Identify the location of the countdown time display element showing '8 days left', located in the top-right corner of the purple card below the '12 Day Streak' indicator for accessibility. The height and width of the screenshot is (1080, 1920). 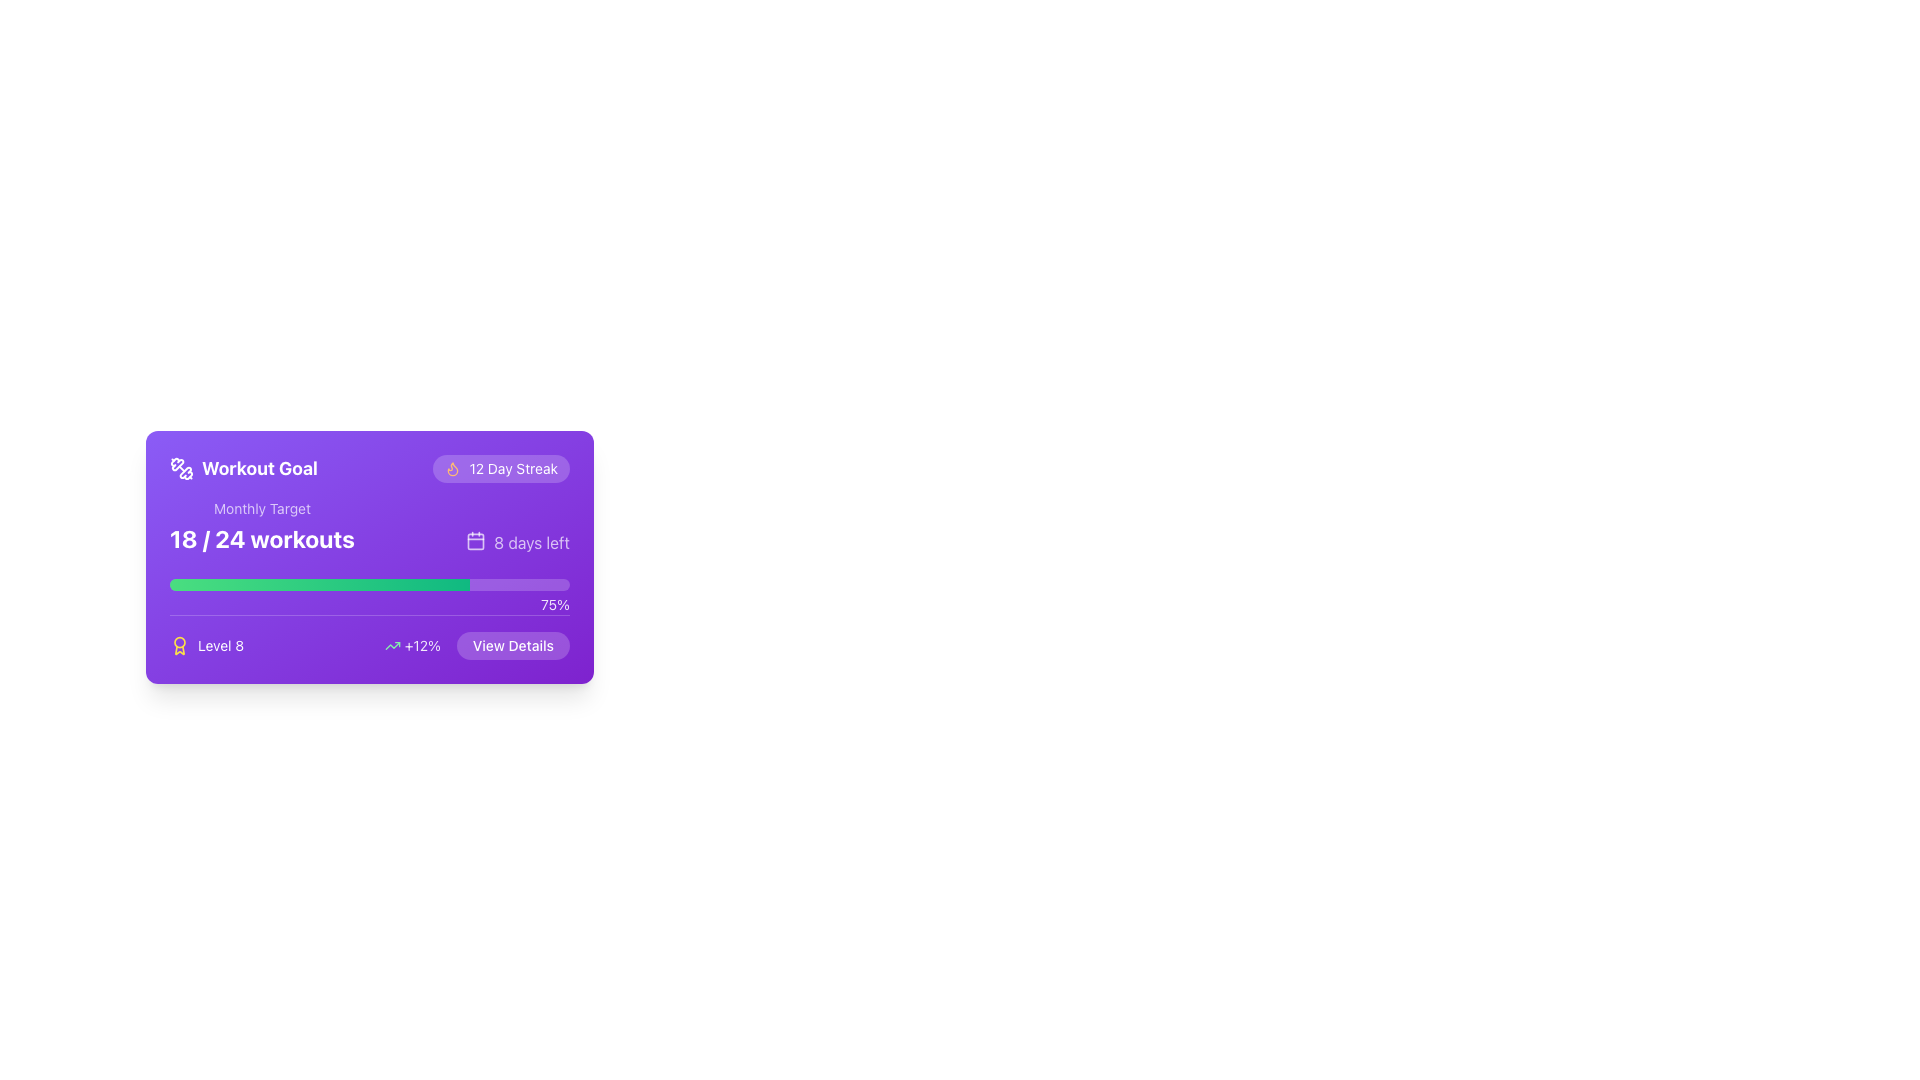
(518, 543).